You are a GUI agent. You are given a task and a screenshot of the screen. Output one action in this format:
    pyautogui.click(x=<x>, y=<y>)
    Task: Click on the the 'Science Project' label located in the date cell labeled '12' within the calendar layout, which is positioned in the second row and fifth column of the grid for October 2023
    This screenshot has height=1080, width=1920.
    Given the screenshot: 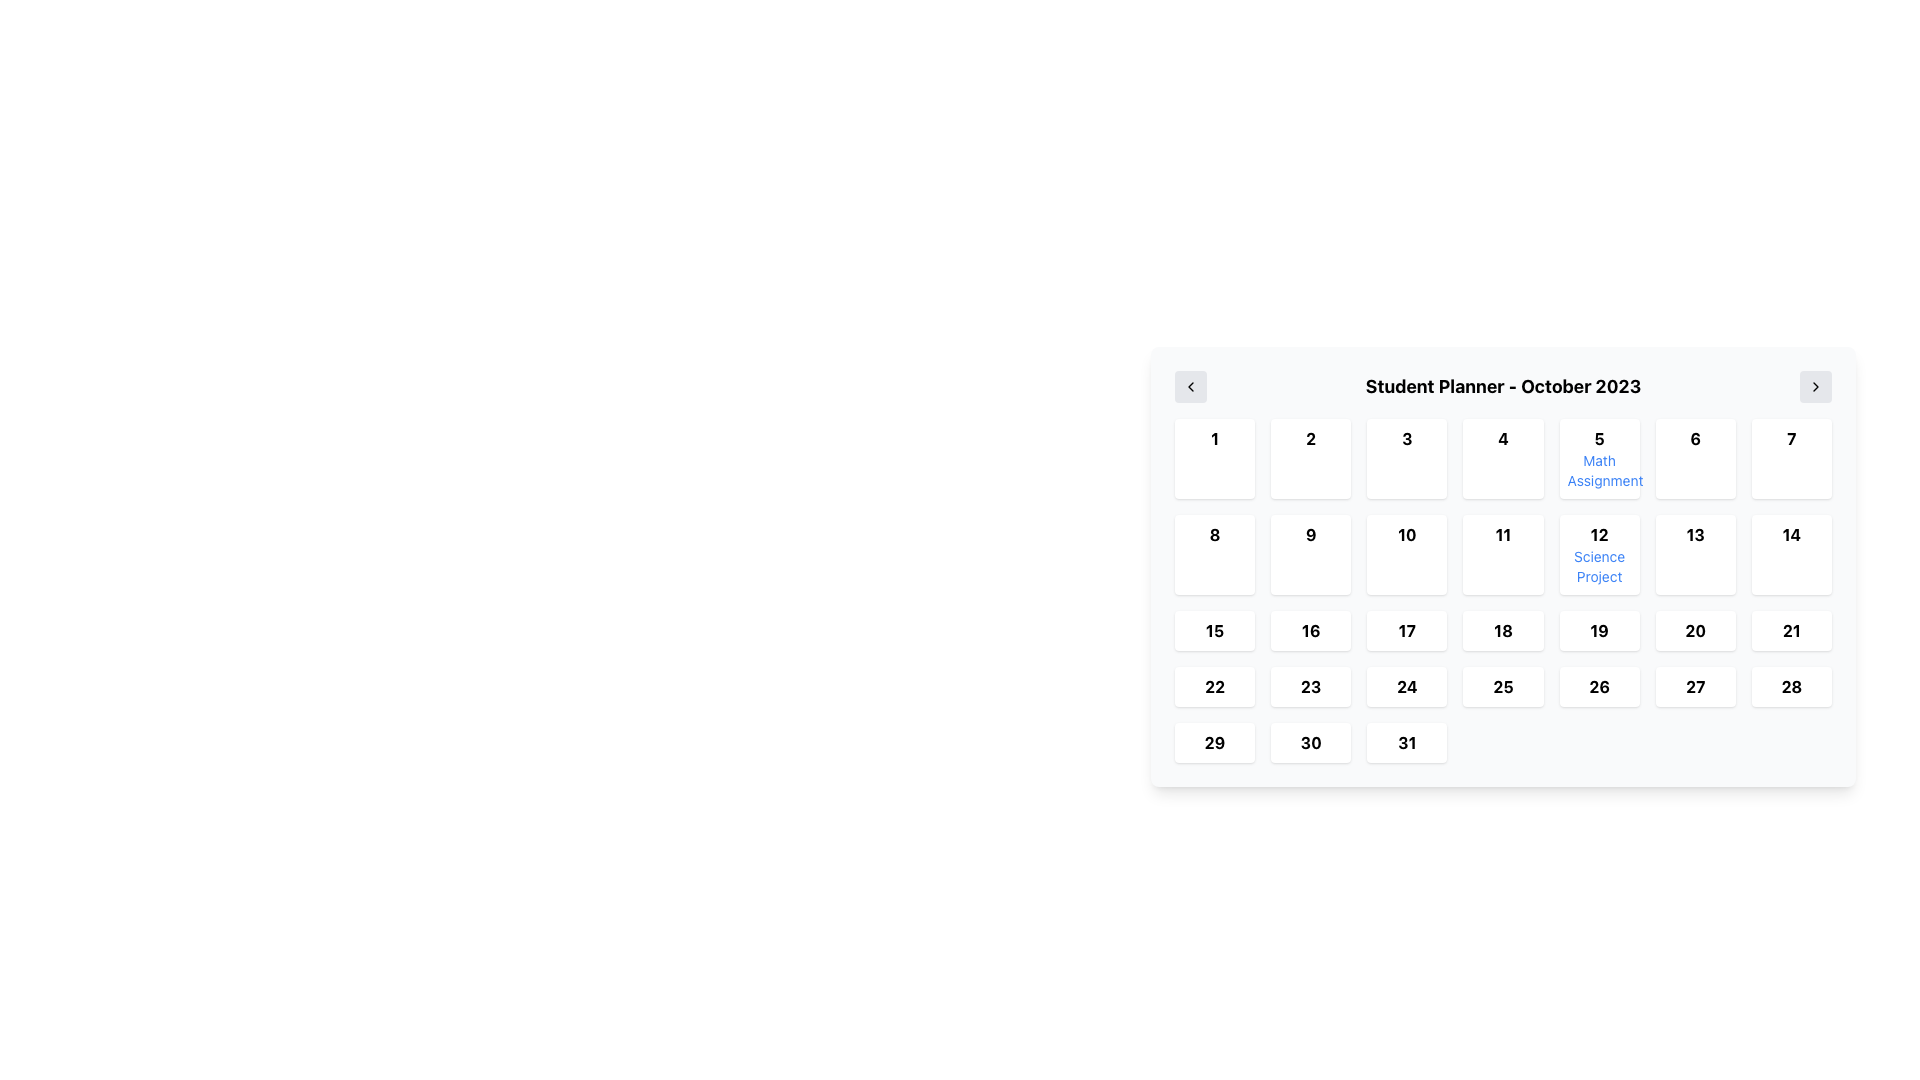 What is the action you would take?
    pyautogui.click(x=1598, y=567)
    